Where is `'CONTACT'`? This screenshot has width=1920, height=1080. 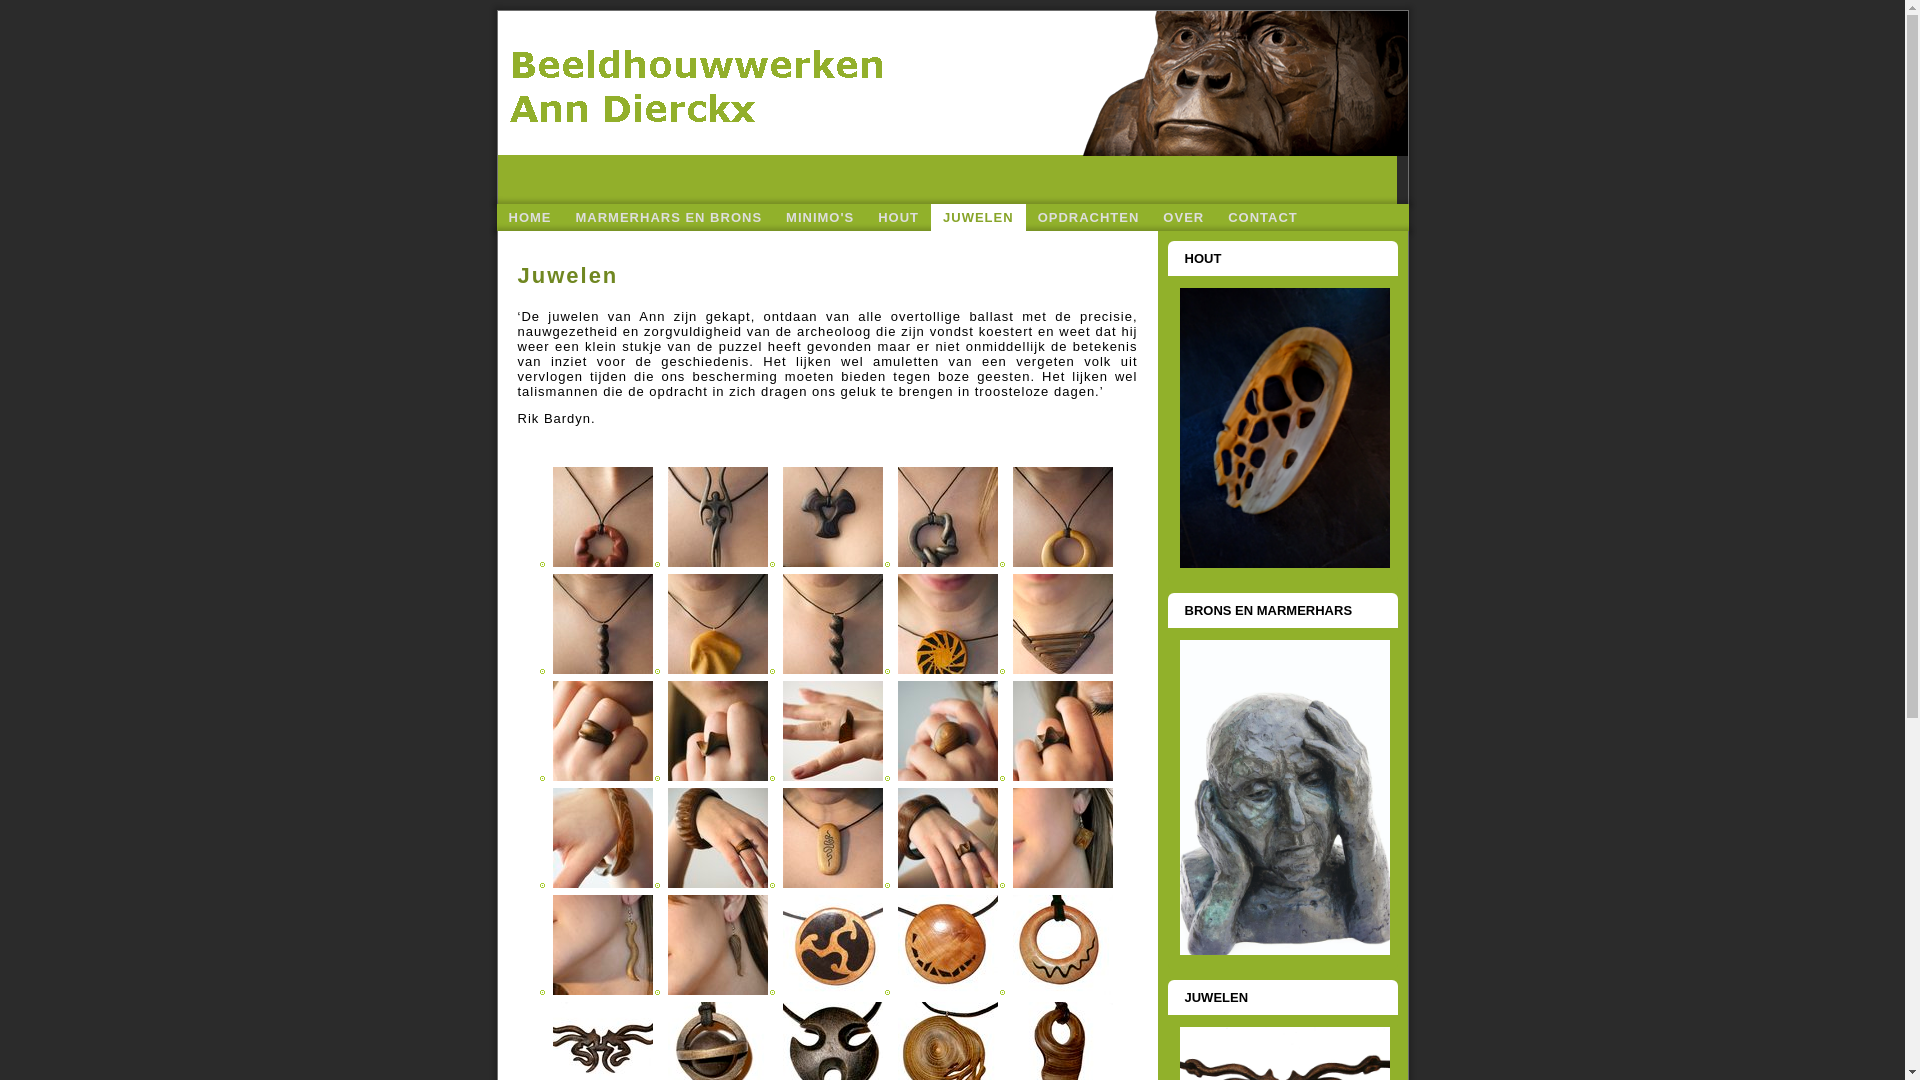 'CONTACT' is located at coordinates (1214, 217).